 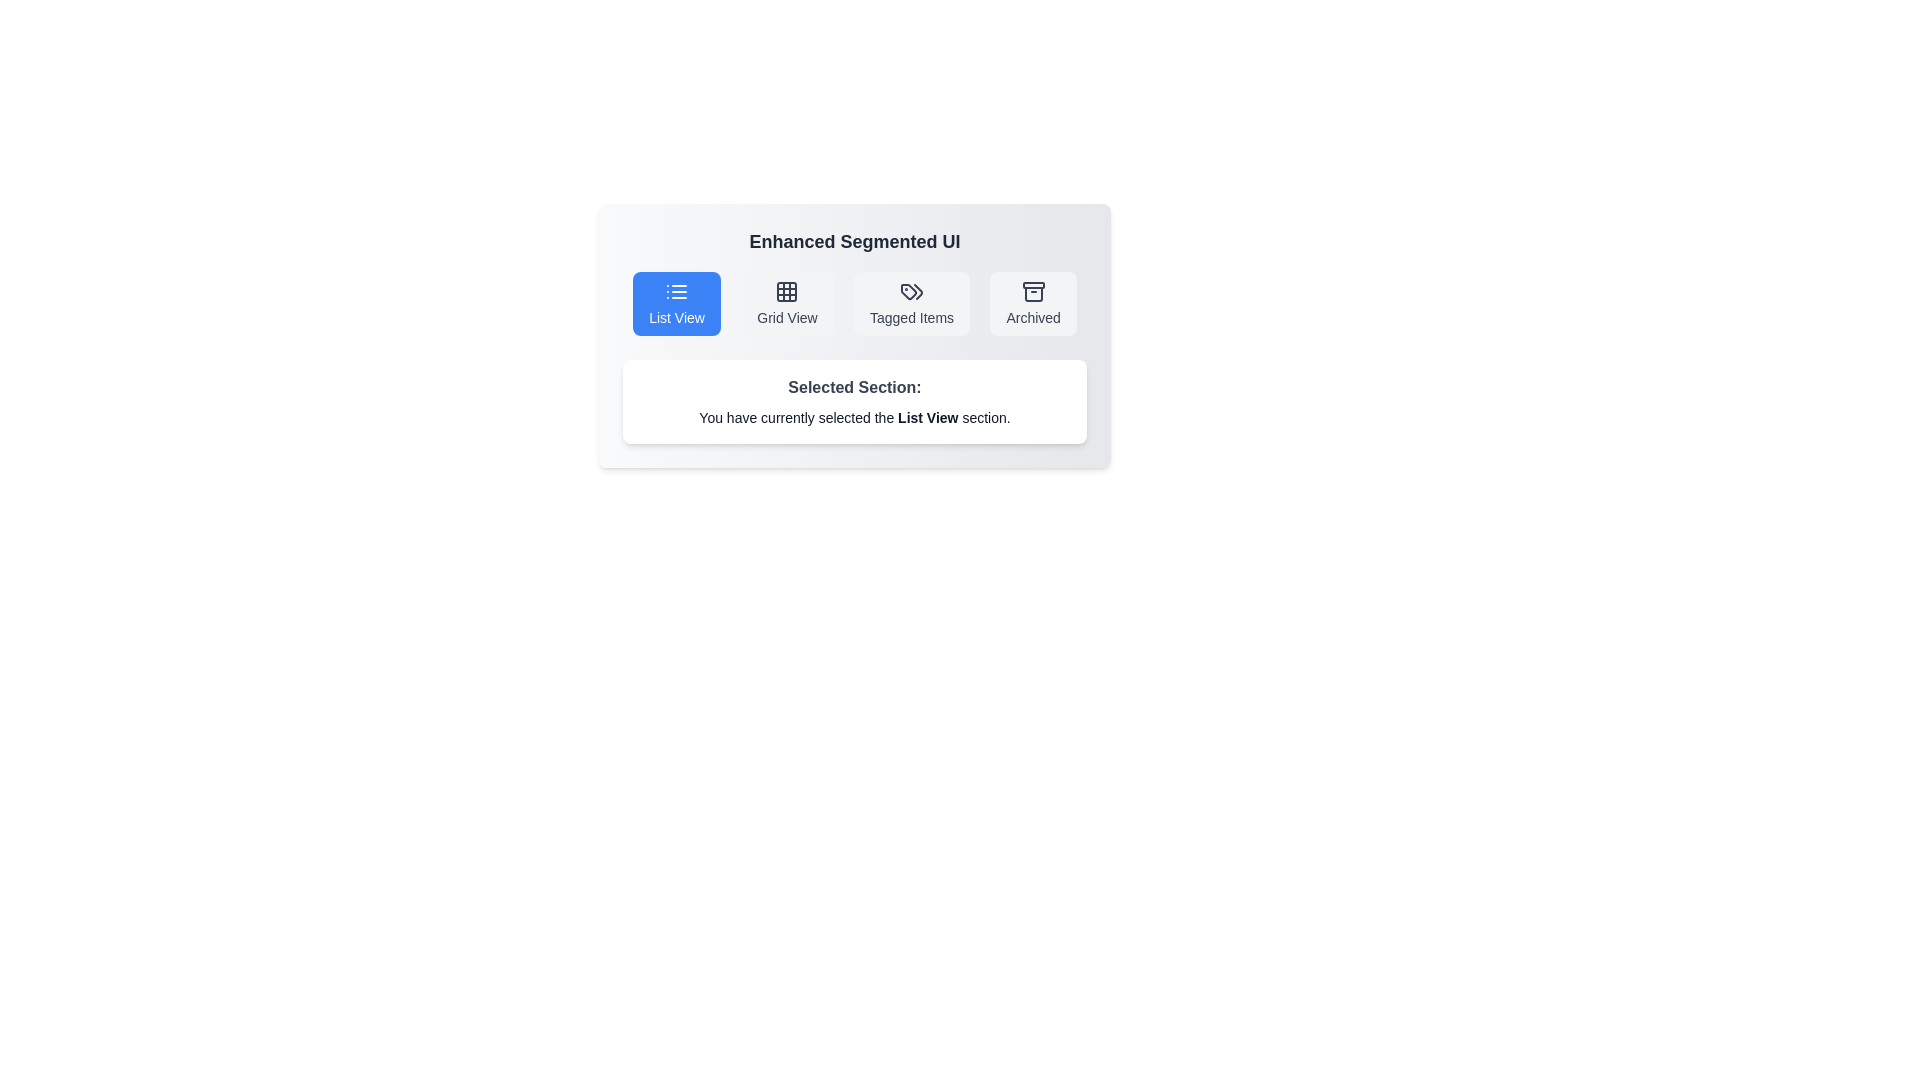 I want to click on the 'List View' icon, which is centrally located above the label text 'List View' in the first segment of the segmented UI component, so click(x=676, y=292).